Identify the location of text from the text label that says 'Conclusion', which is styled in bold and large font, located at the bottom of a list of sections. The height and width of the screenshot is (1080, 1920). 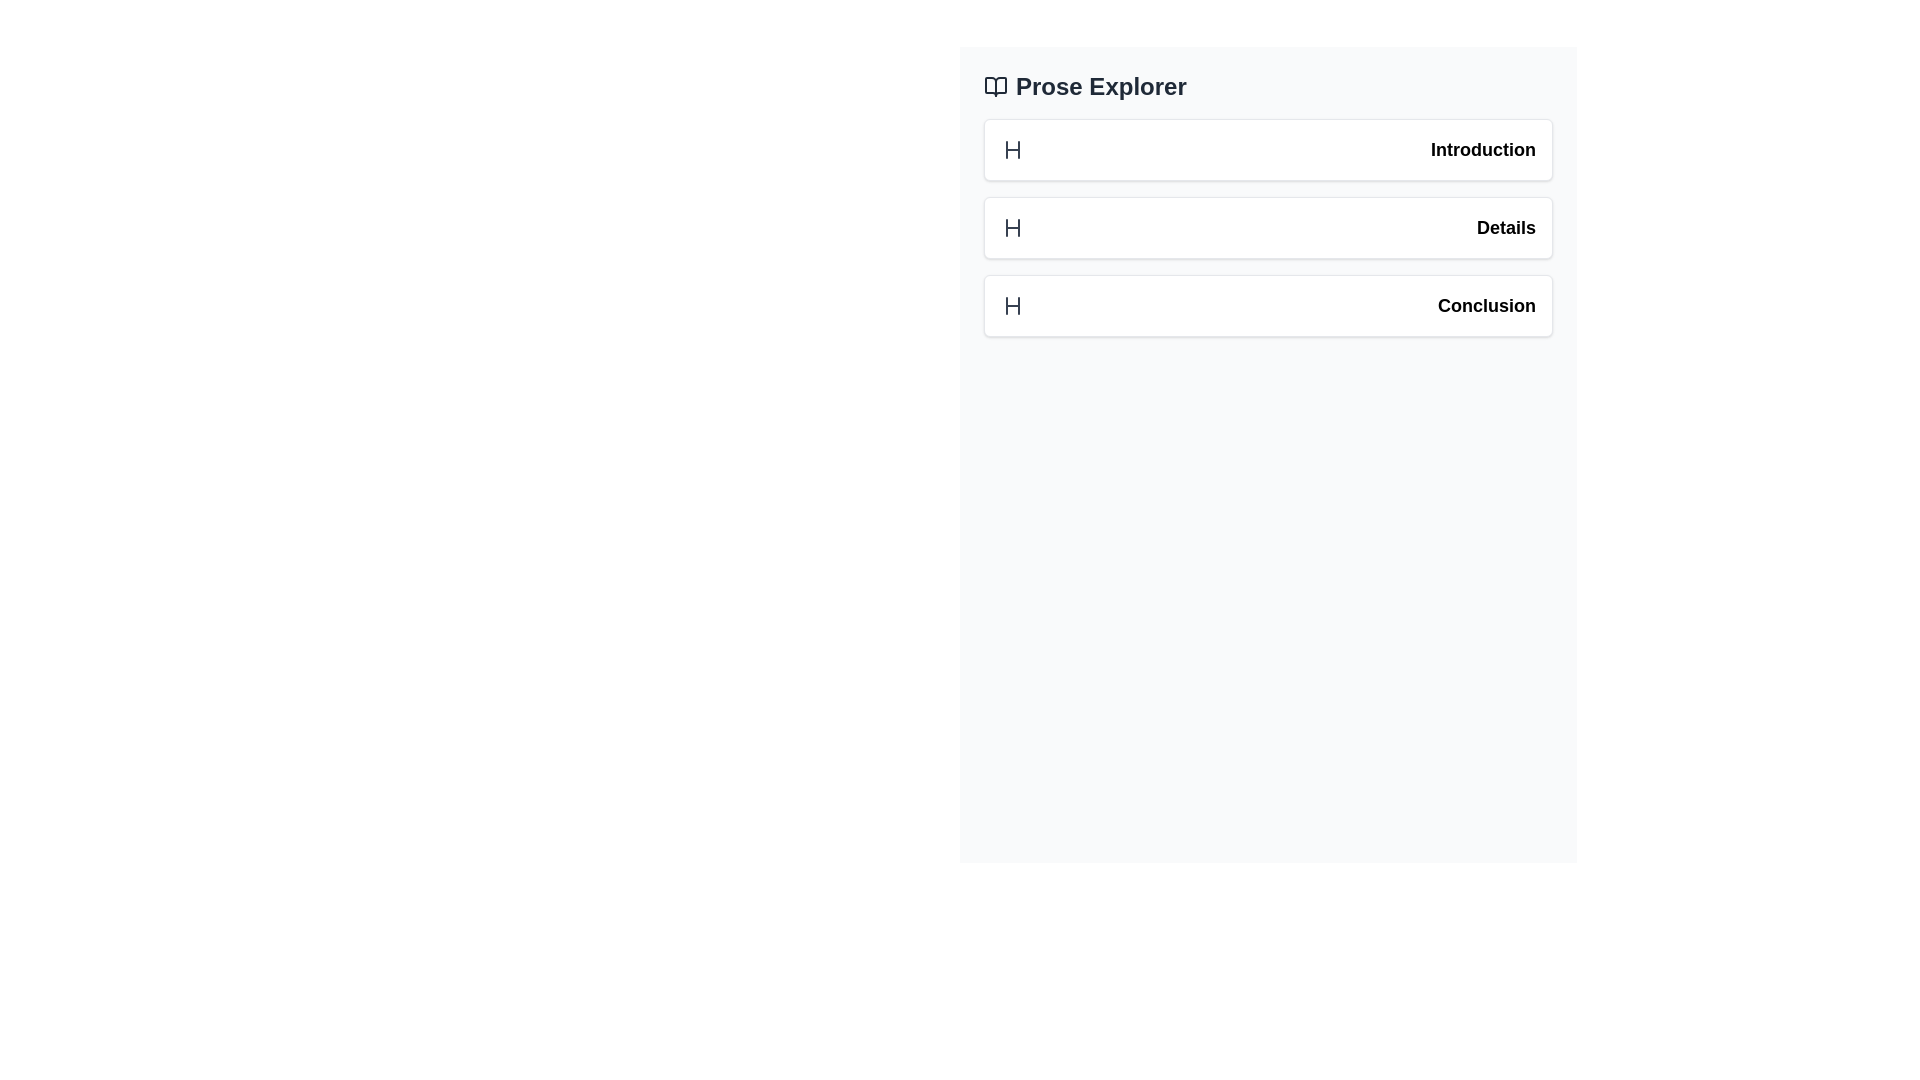
(1487, 305).